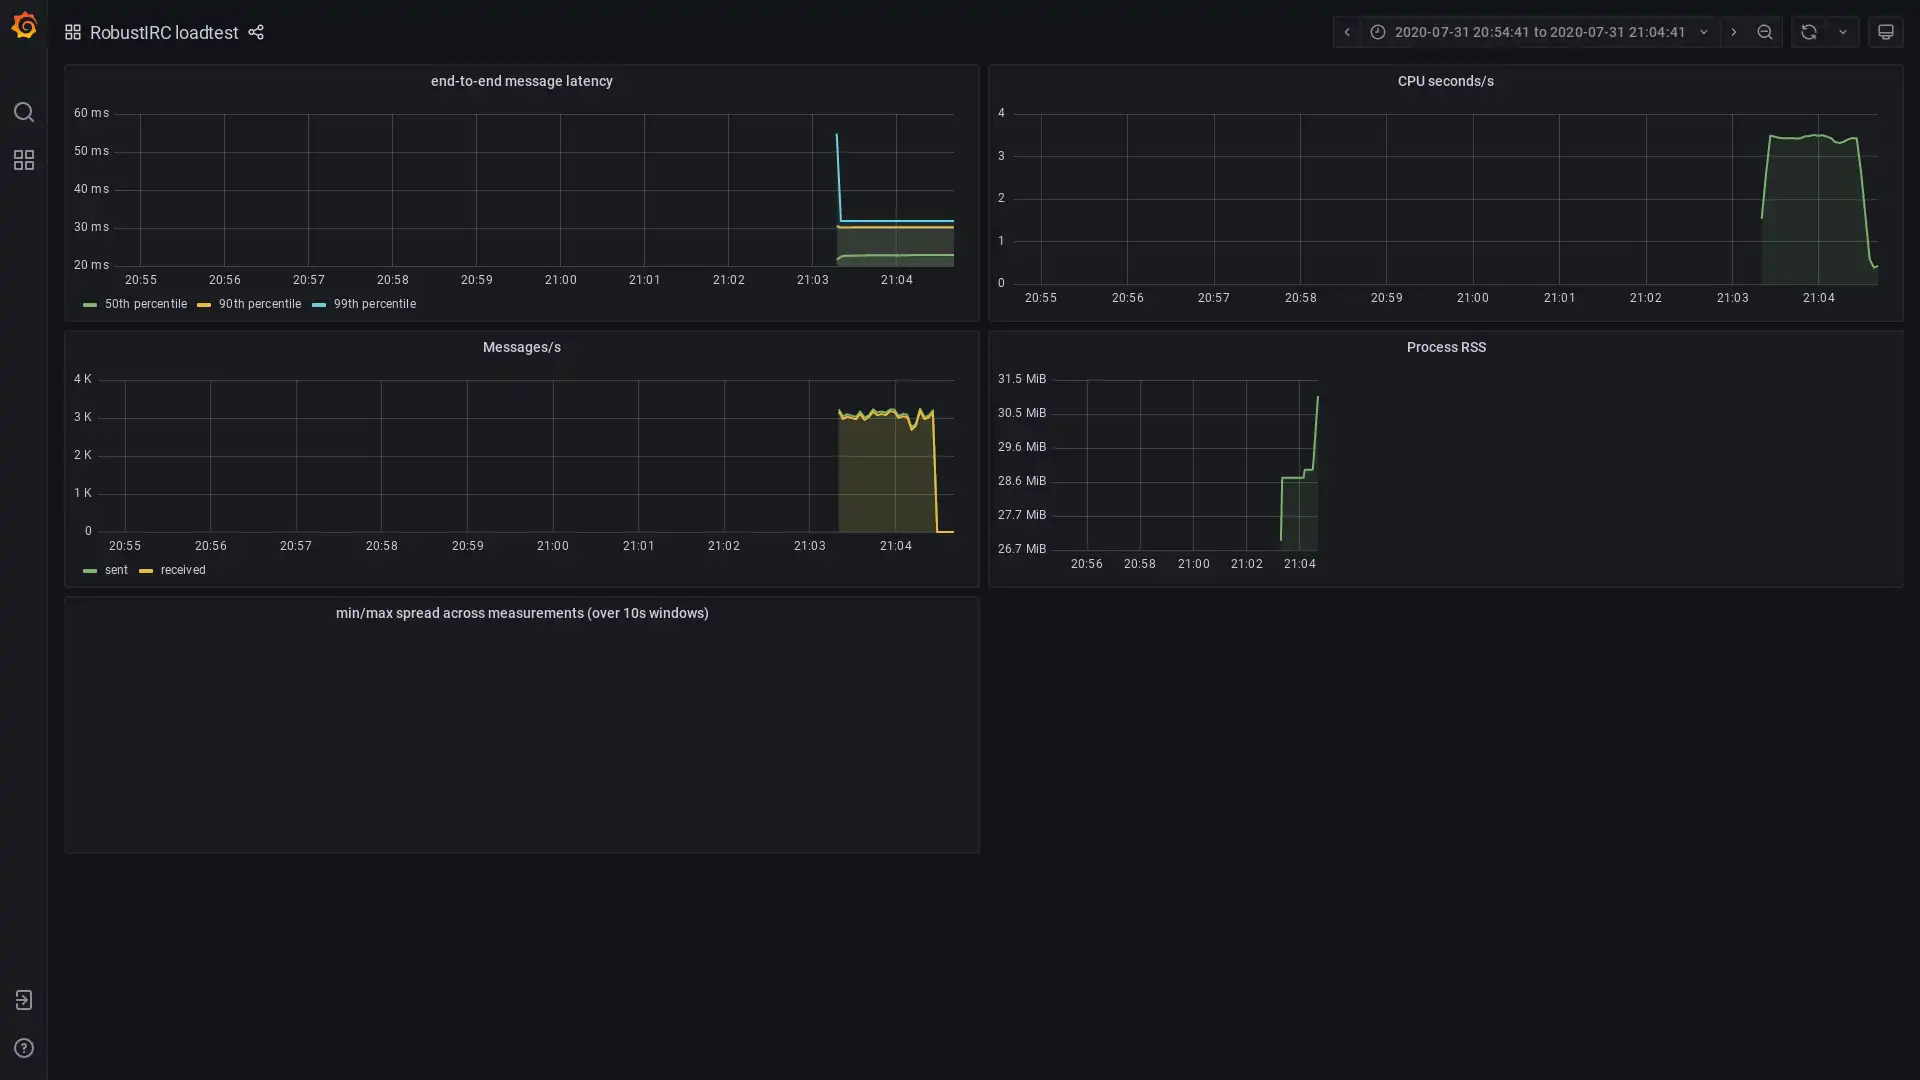 The height and width of the screenshot is (1080, 1920). What do you see at coordinates (253, 31) in the screenshot?
I see `Share dashboard or panel` at bounding box center [253, 31].